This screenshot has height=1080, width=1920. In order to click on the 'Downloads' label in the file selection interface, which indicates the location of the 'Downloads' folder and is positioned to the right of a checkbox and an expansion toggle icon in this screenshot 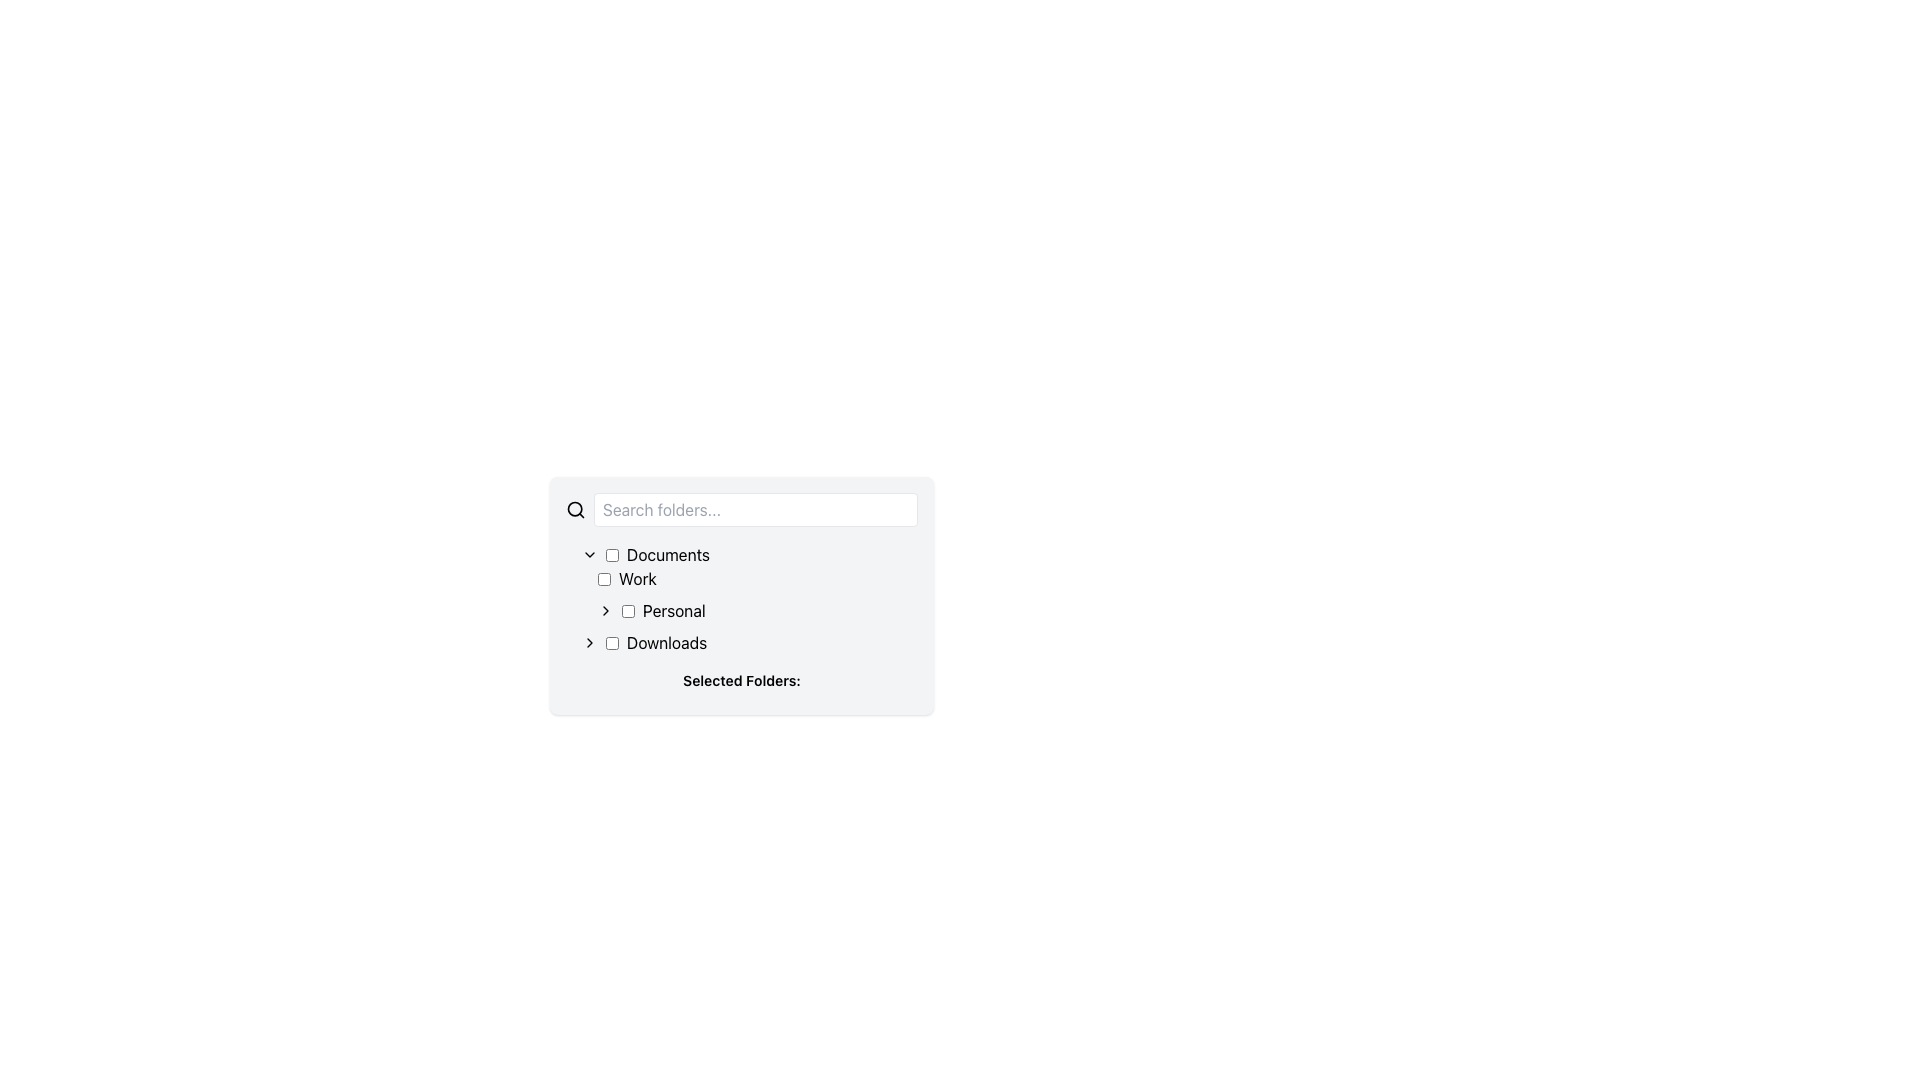, I will do `click(667, 643)`.